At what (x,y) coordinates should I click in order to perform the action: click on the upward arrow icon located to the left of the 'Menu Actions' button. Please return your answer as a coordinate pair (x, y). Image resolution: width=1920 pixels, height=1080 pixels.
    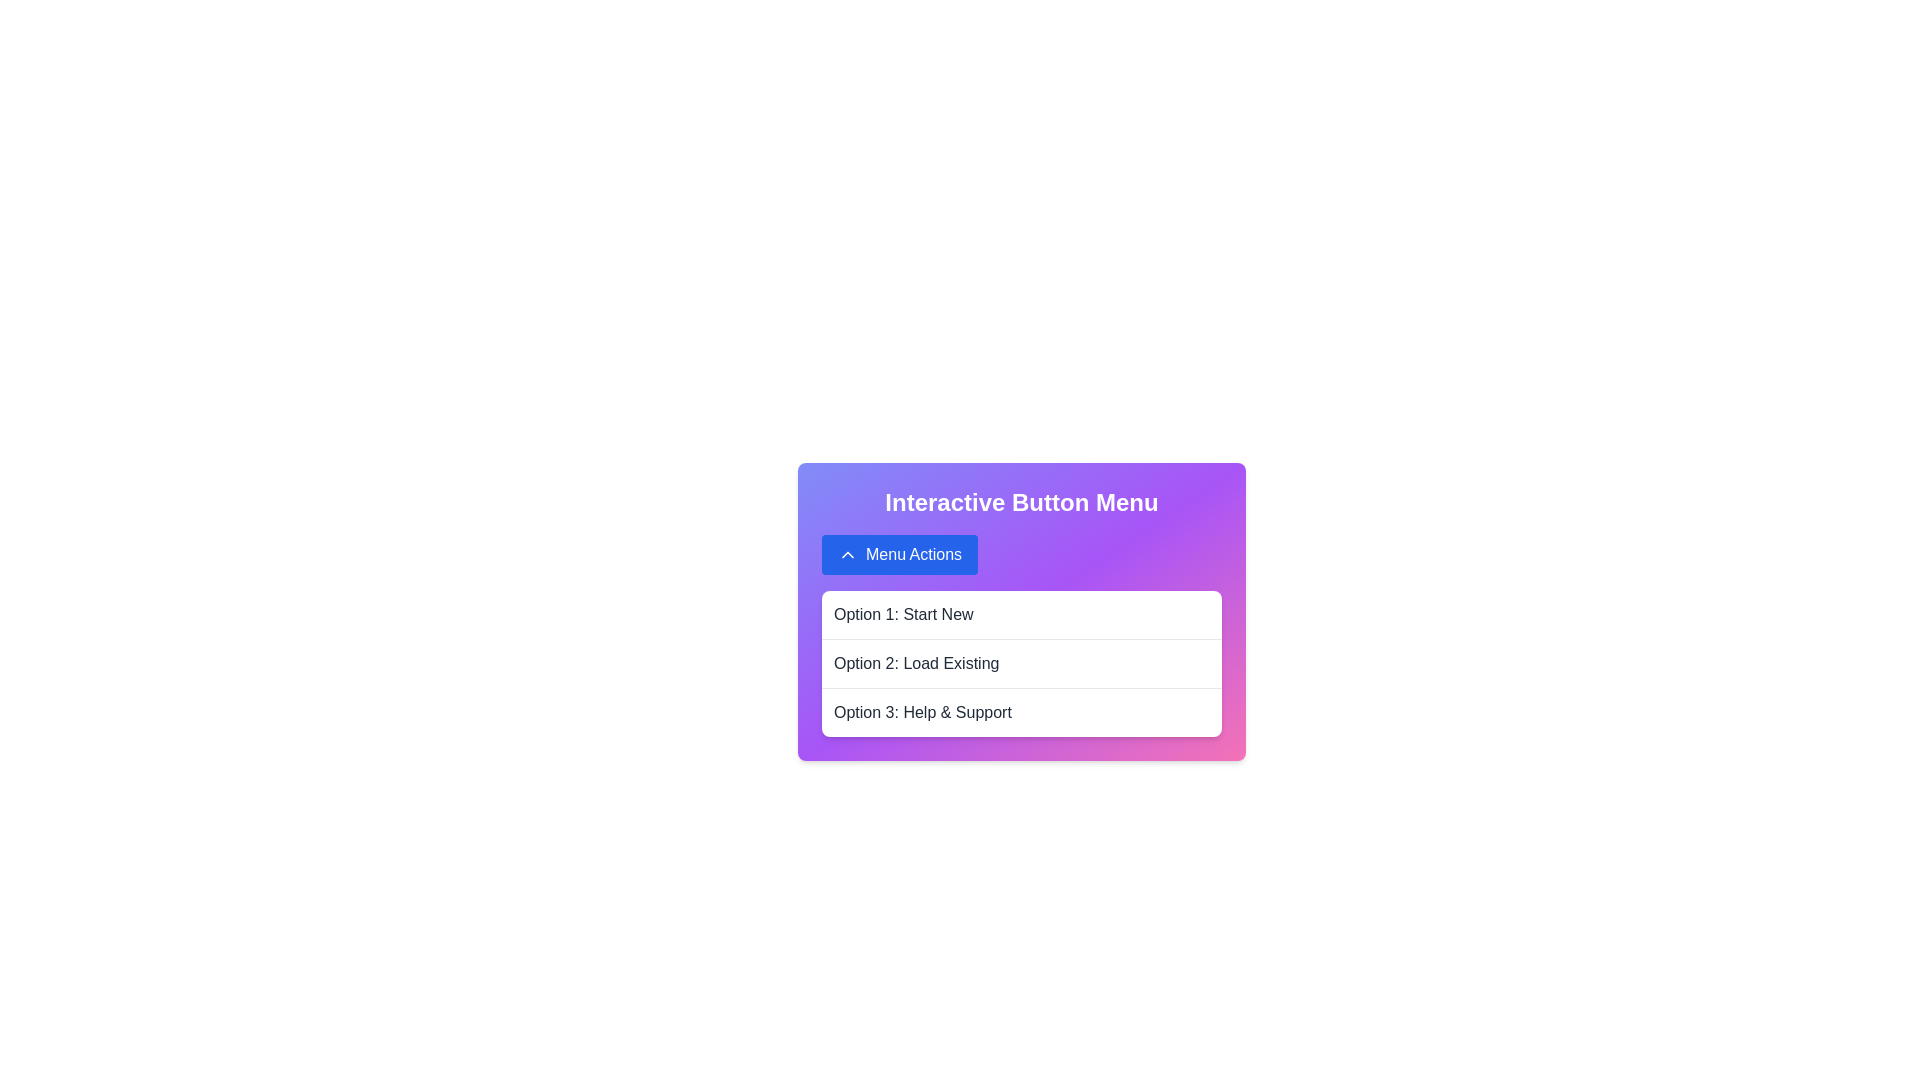
    Looking at the image, I should click on (848, 555).